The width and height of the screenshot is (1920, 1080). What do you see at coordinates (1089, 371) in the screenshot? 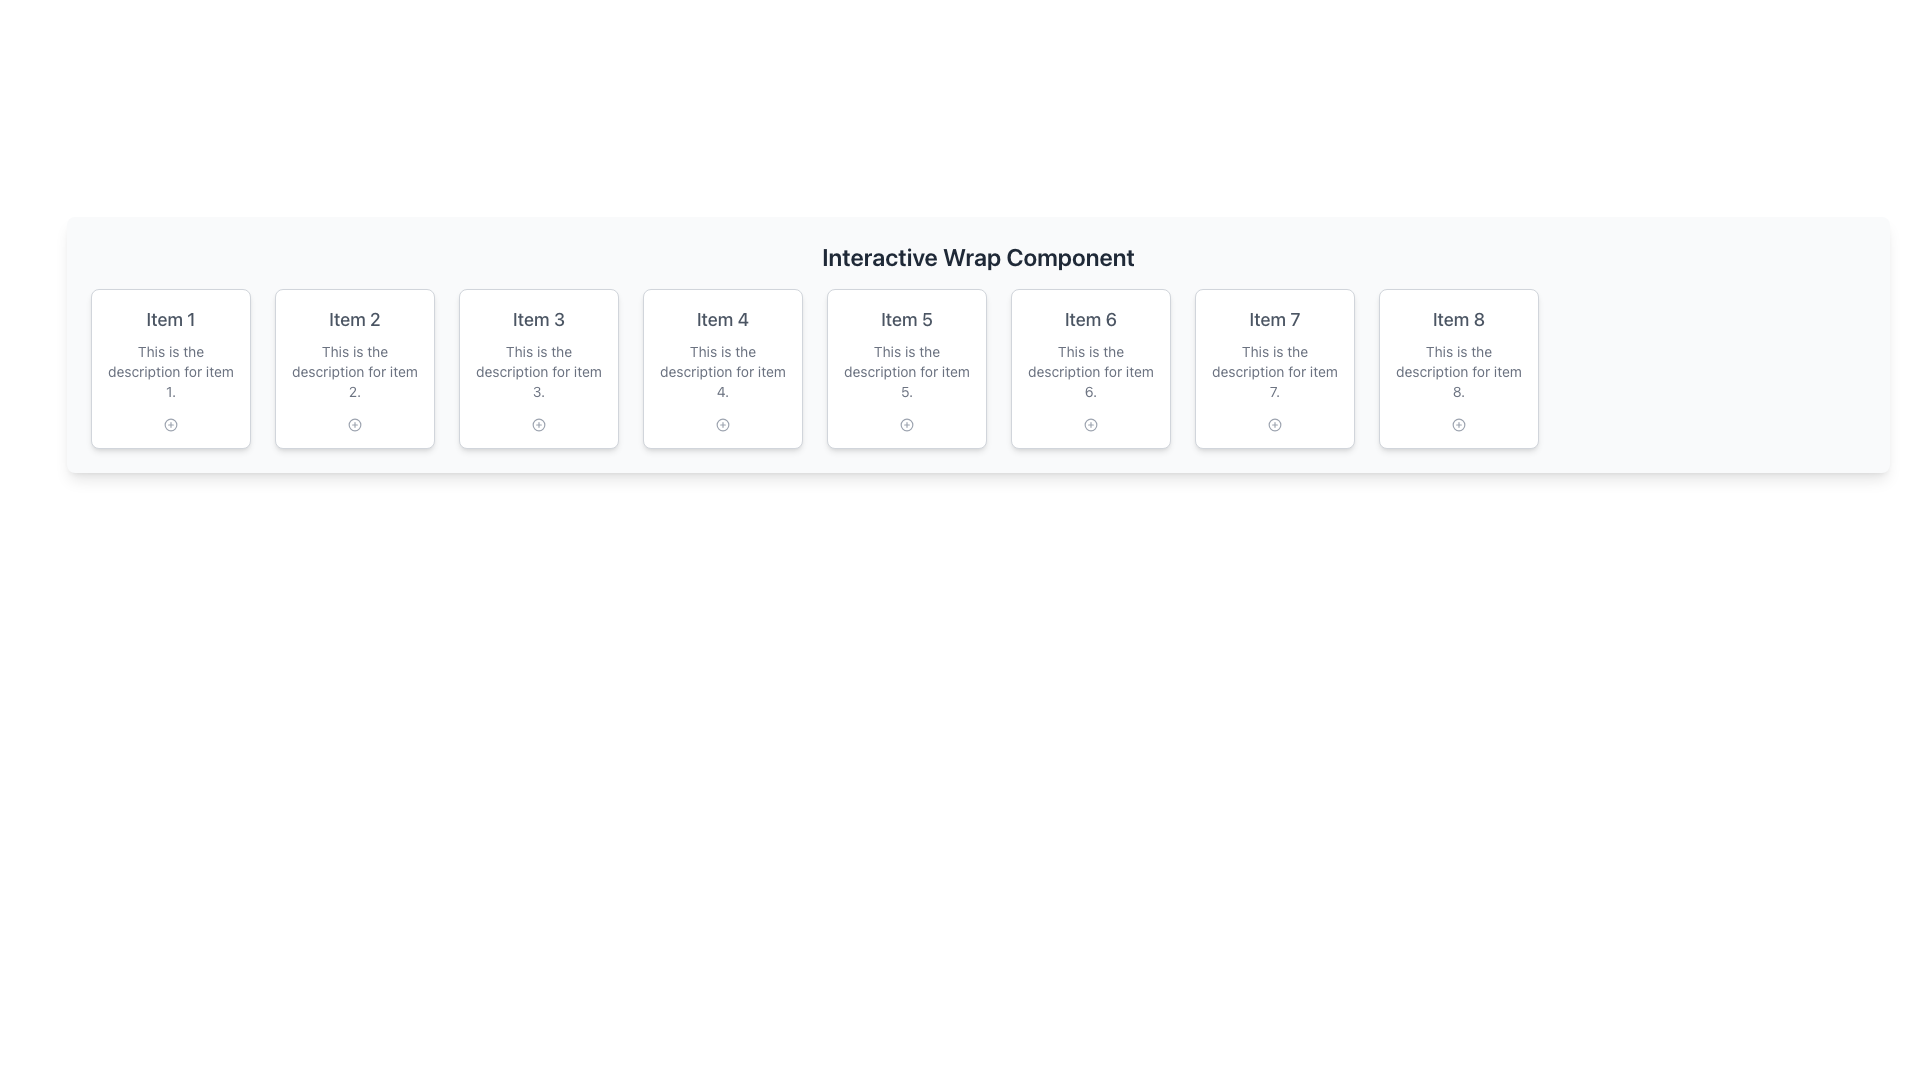
I see `text block that contains the description for item 6, which is styled in a smaller gray font and located centrally below the header 'Item 6' within the card layout` at bounding box center [1089, 371].